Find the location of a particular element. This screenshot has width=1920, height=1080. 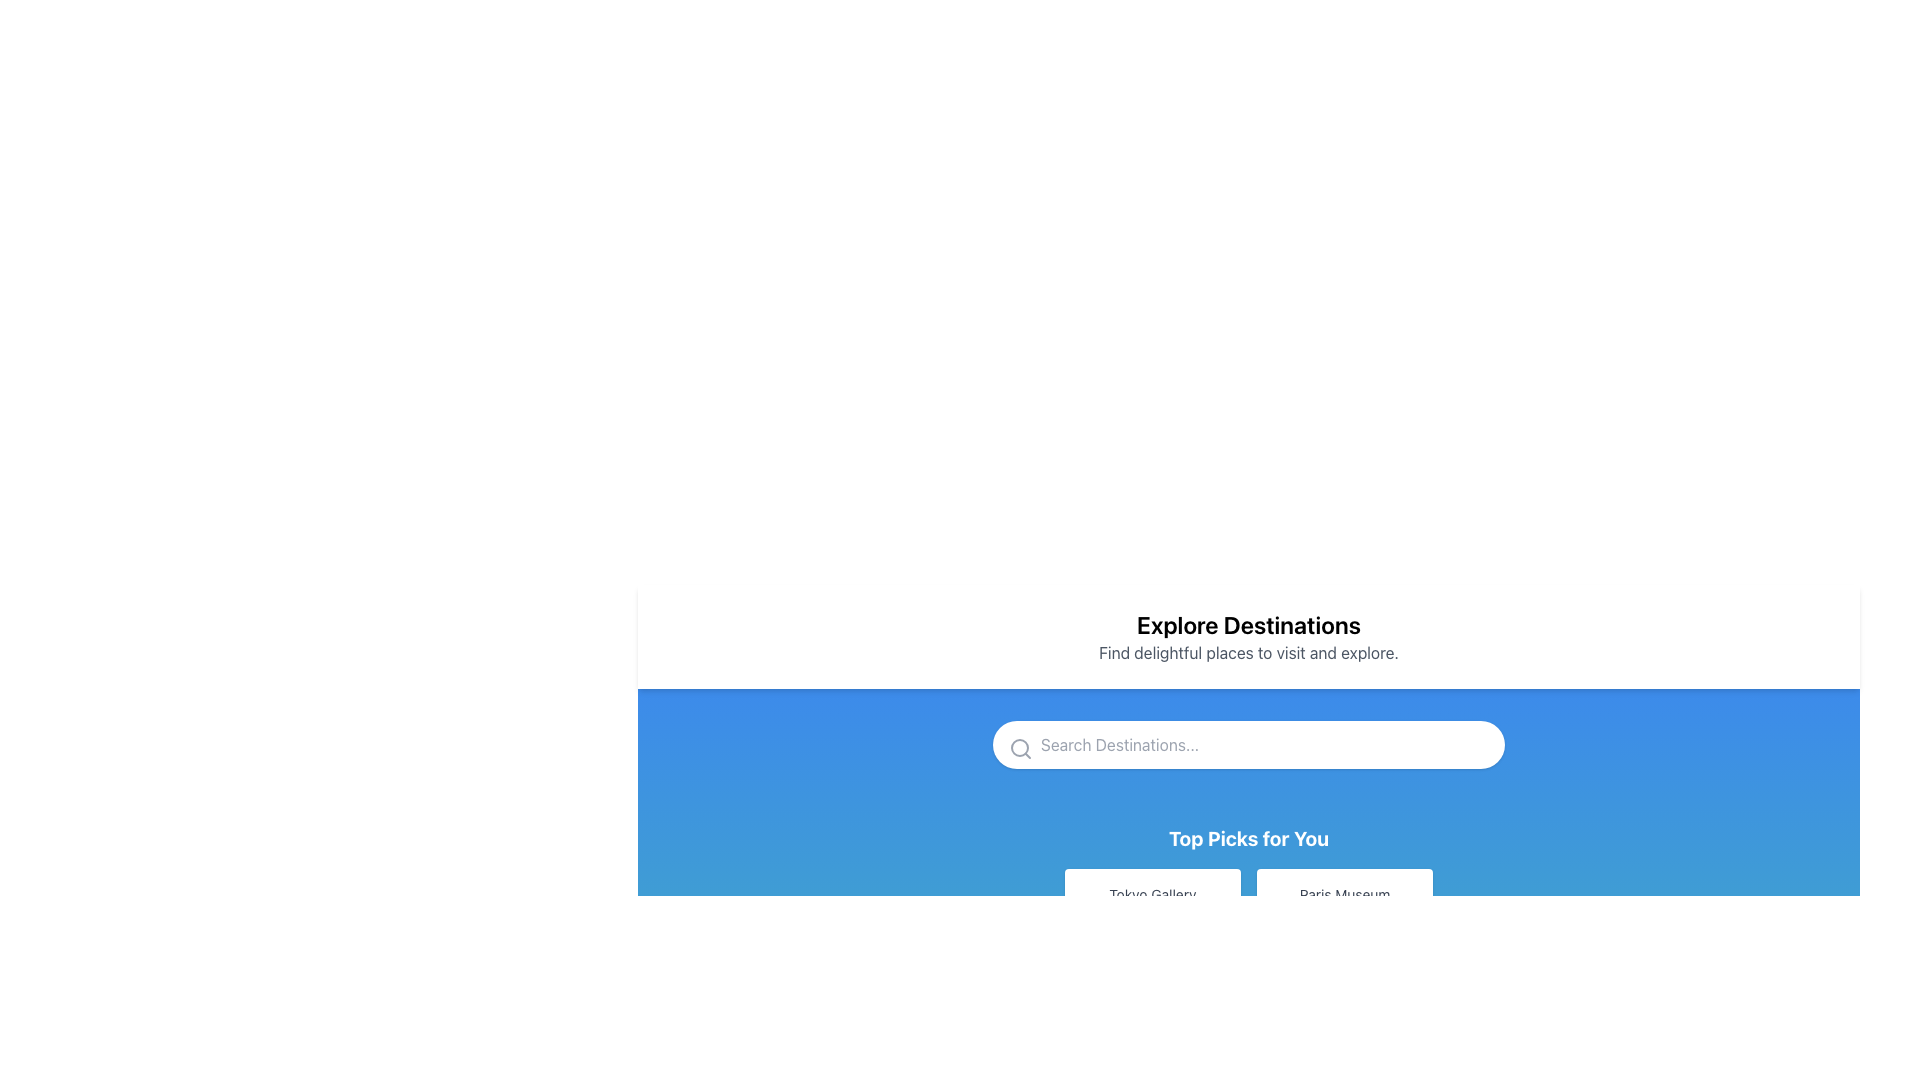

the search icon located to the left of the 'Search Destinations...' placeholder text is located at coordinates (1021, 748).